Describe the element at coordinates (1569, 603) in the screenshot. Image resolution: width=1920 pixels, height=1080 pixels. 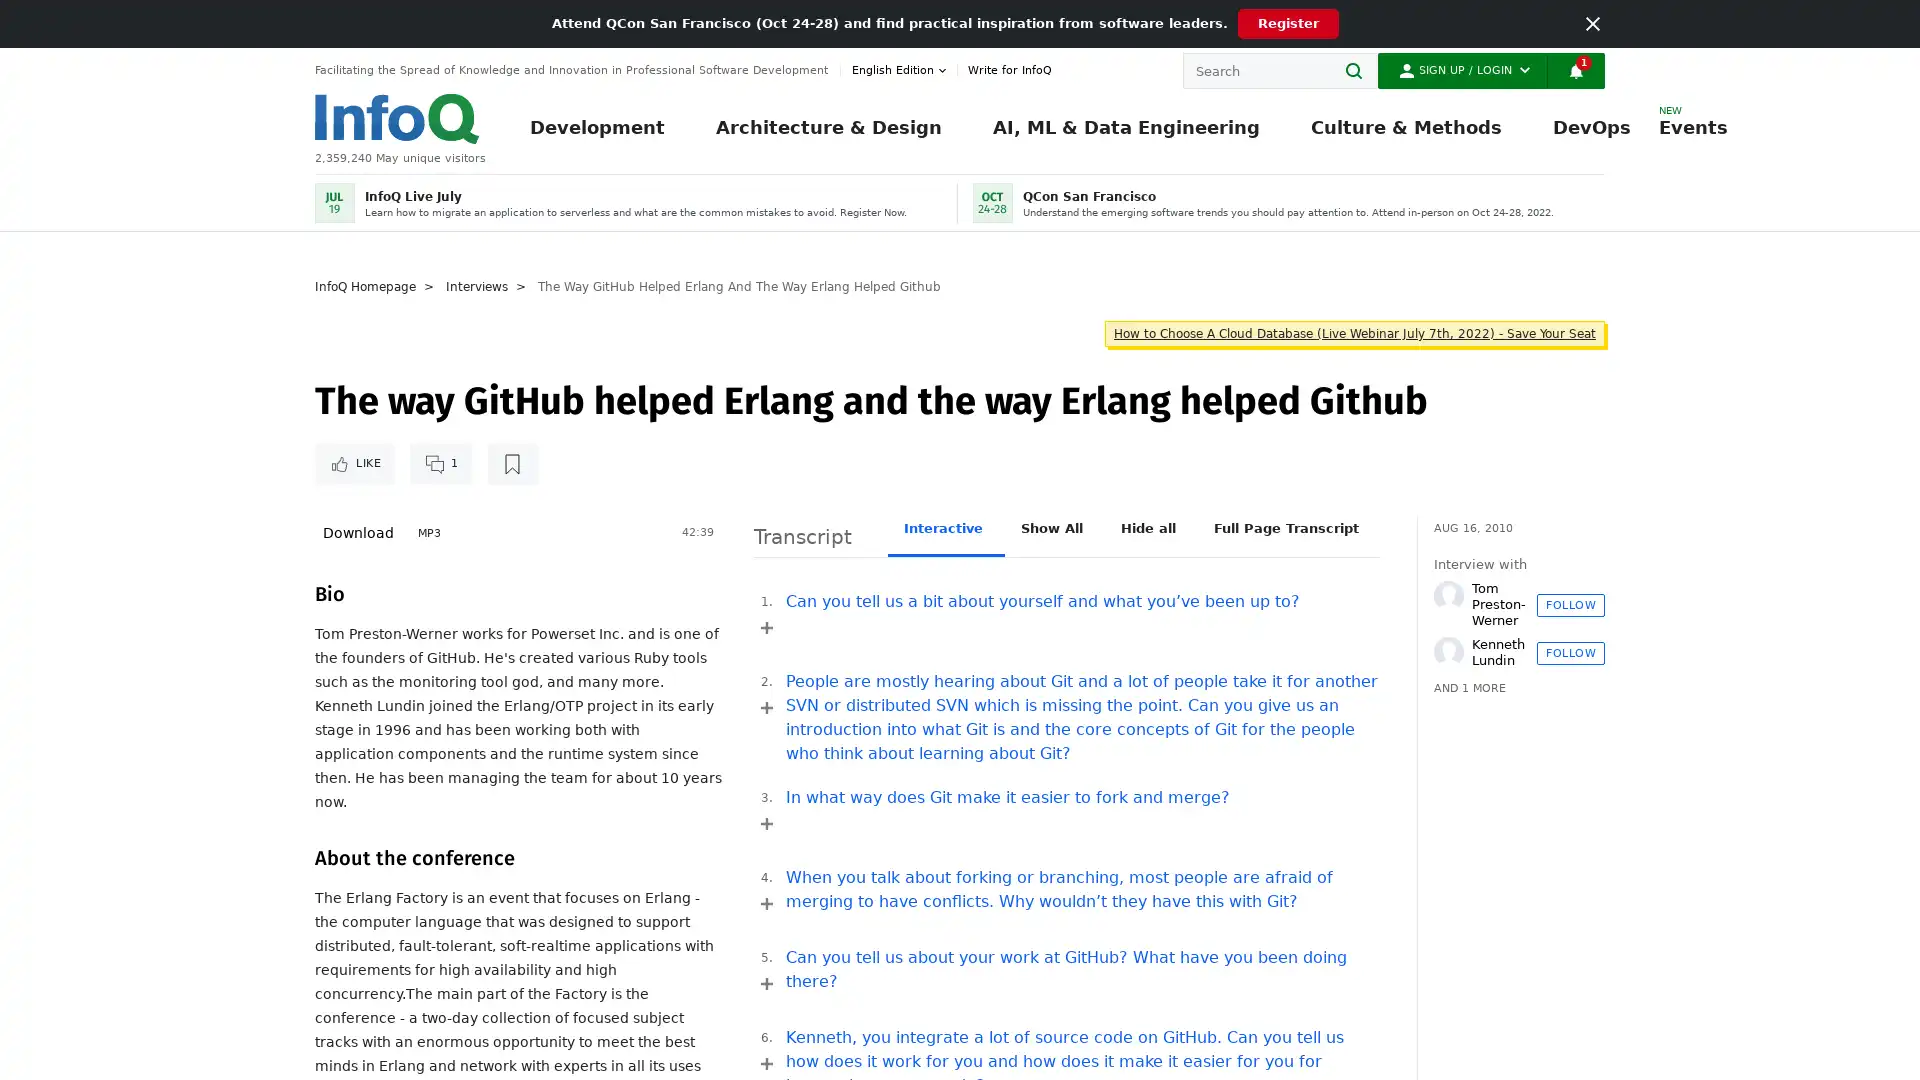
I see `Follow` at that location.